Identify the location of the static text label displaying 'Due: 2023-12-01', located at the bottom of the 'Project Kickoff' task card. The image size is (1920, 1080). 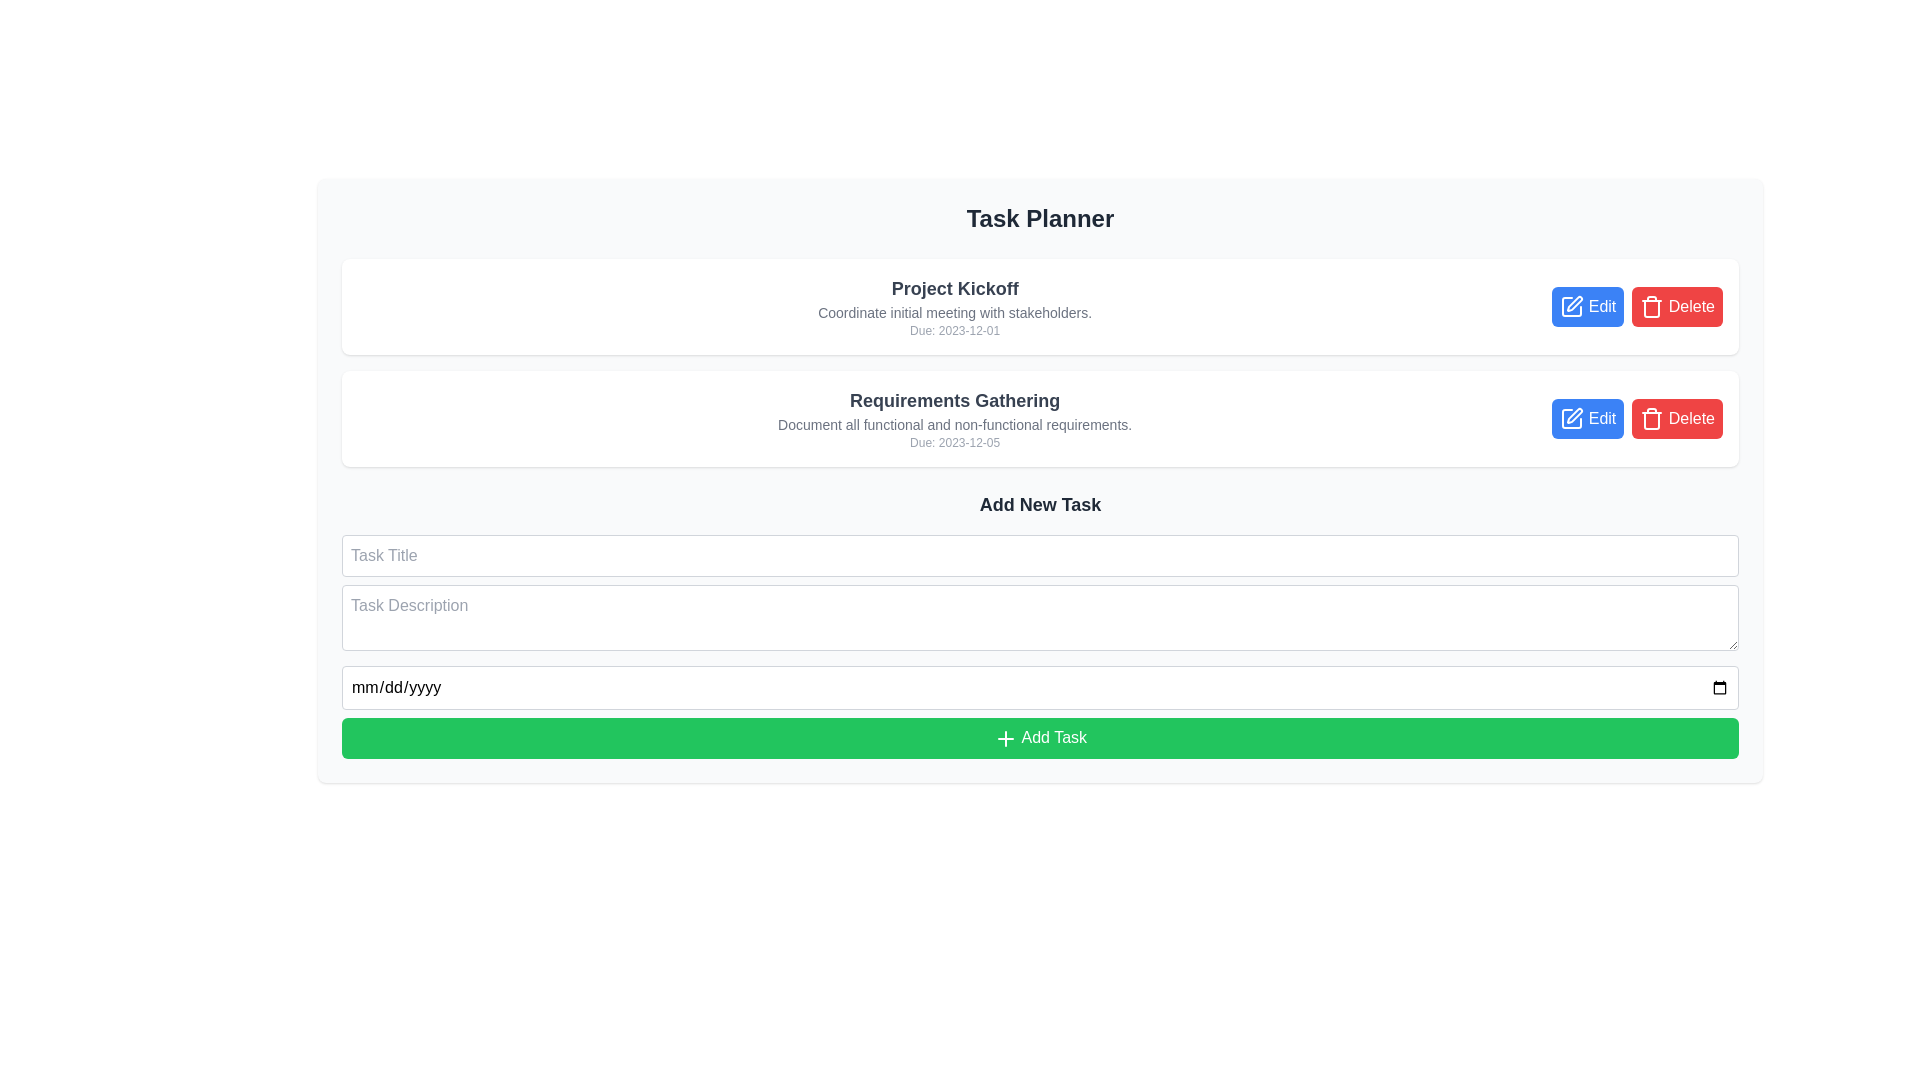
(954, 330).